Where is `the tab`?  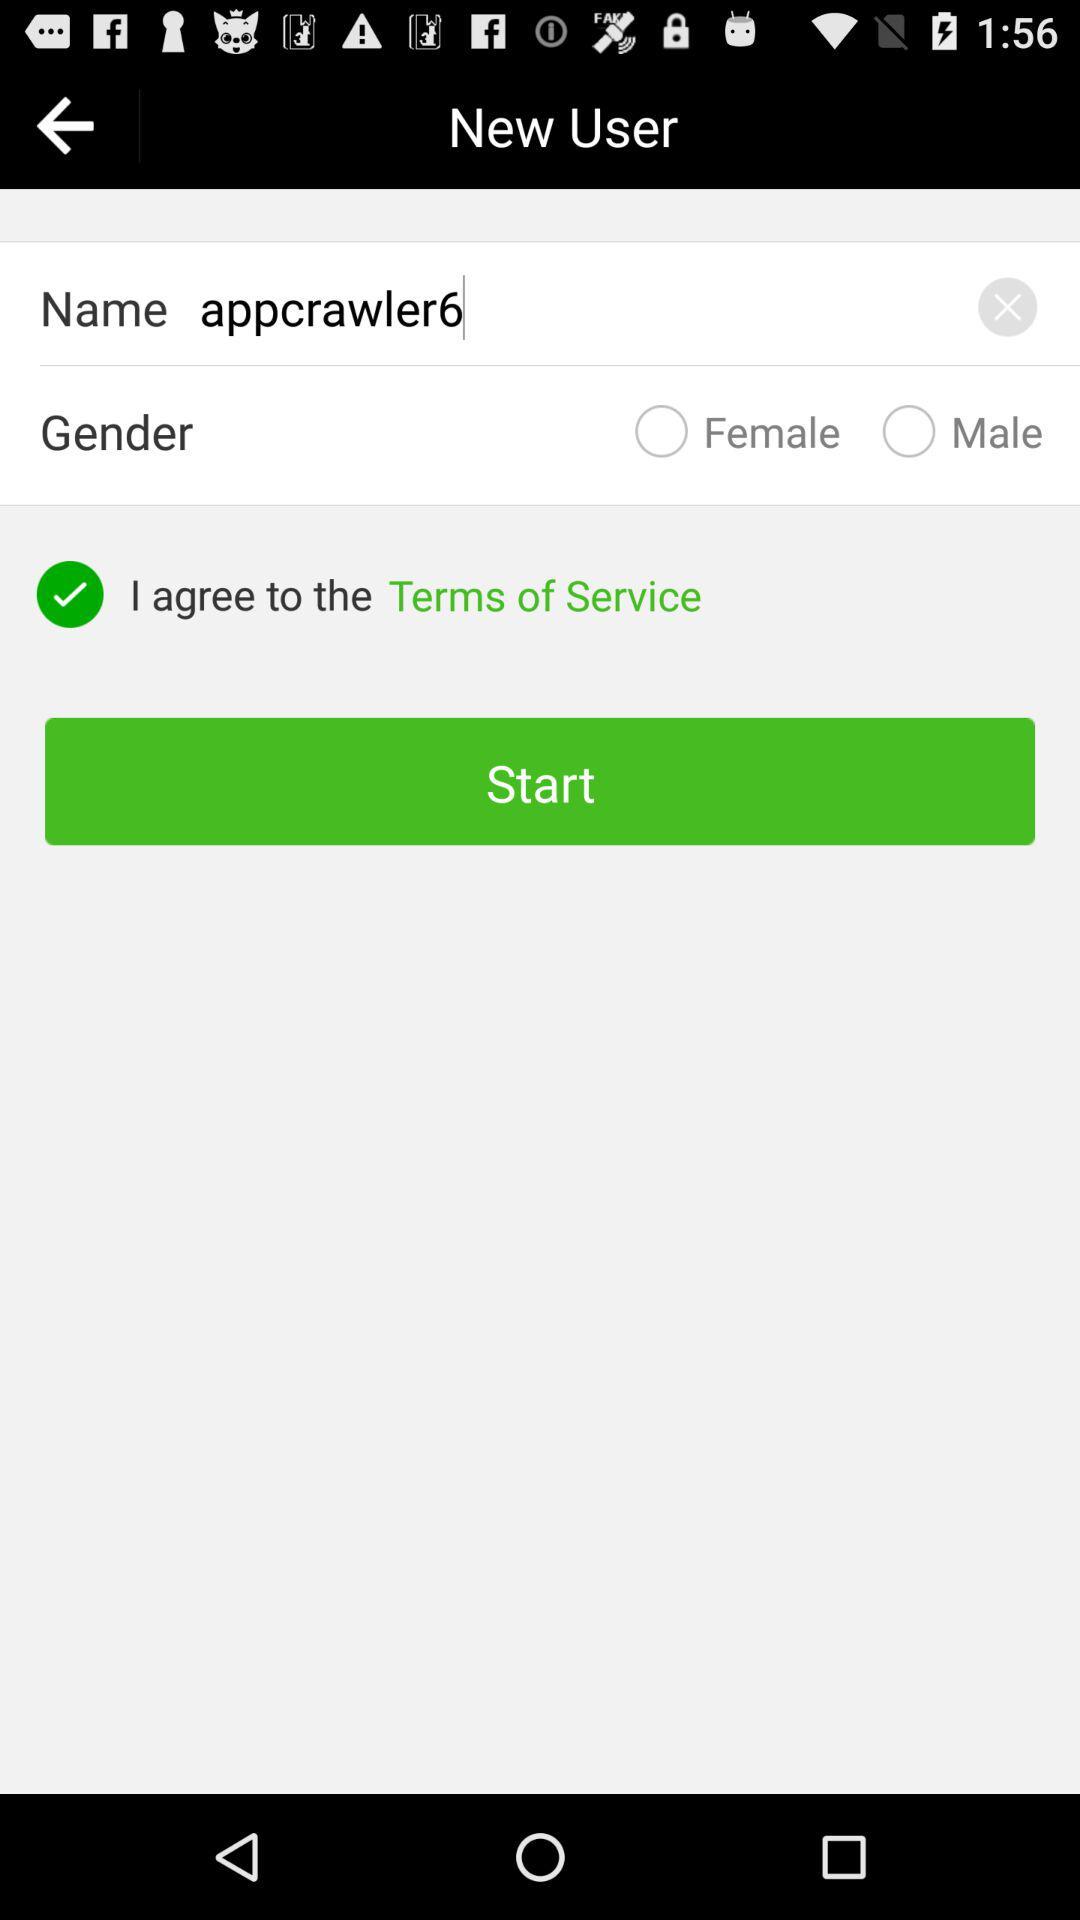
the tab is located at coordinates (1007, 306).